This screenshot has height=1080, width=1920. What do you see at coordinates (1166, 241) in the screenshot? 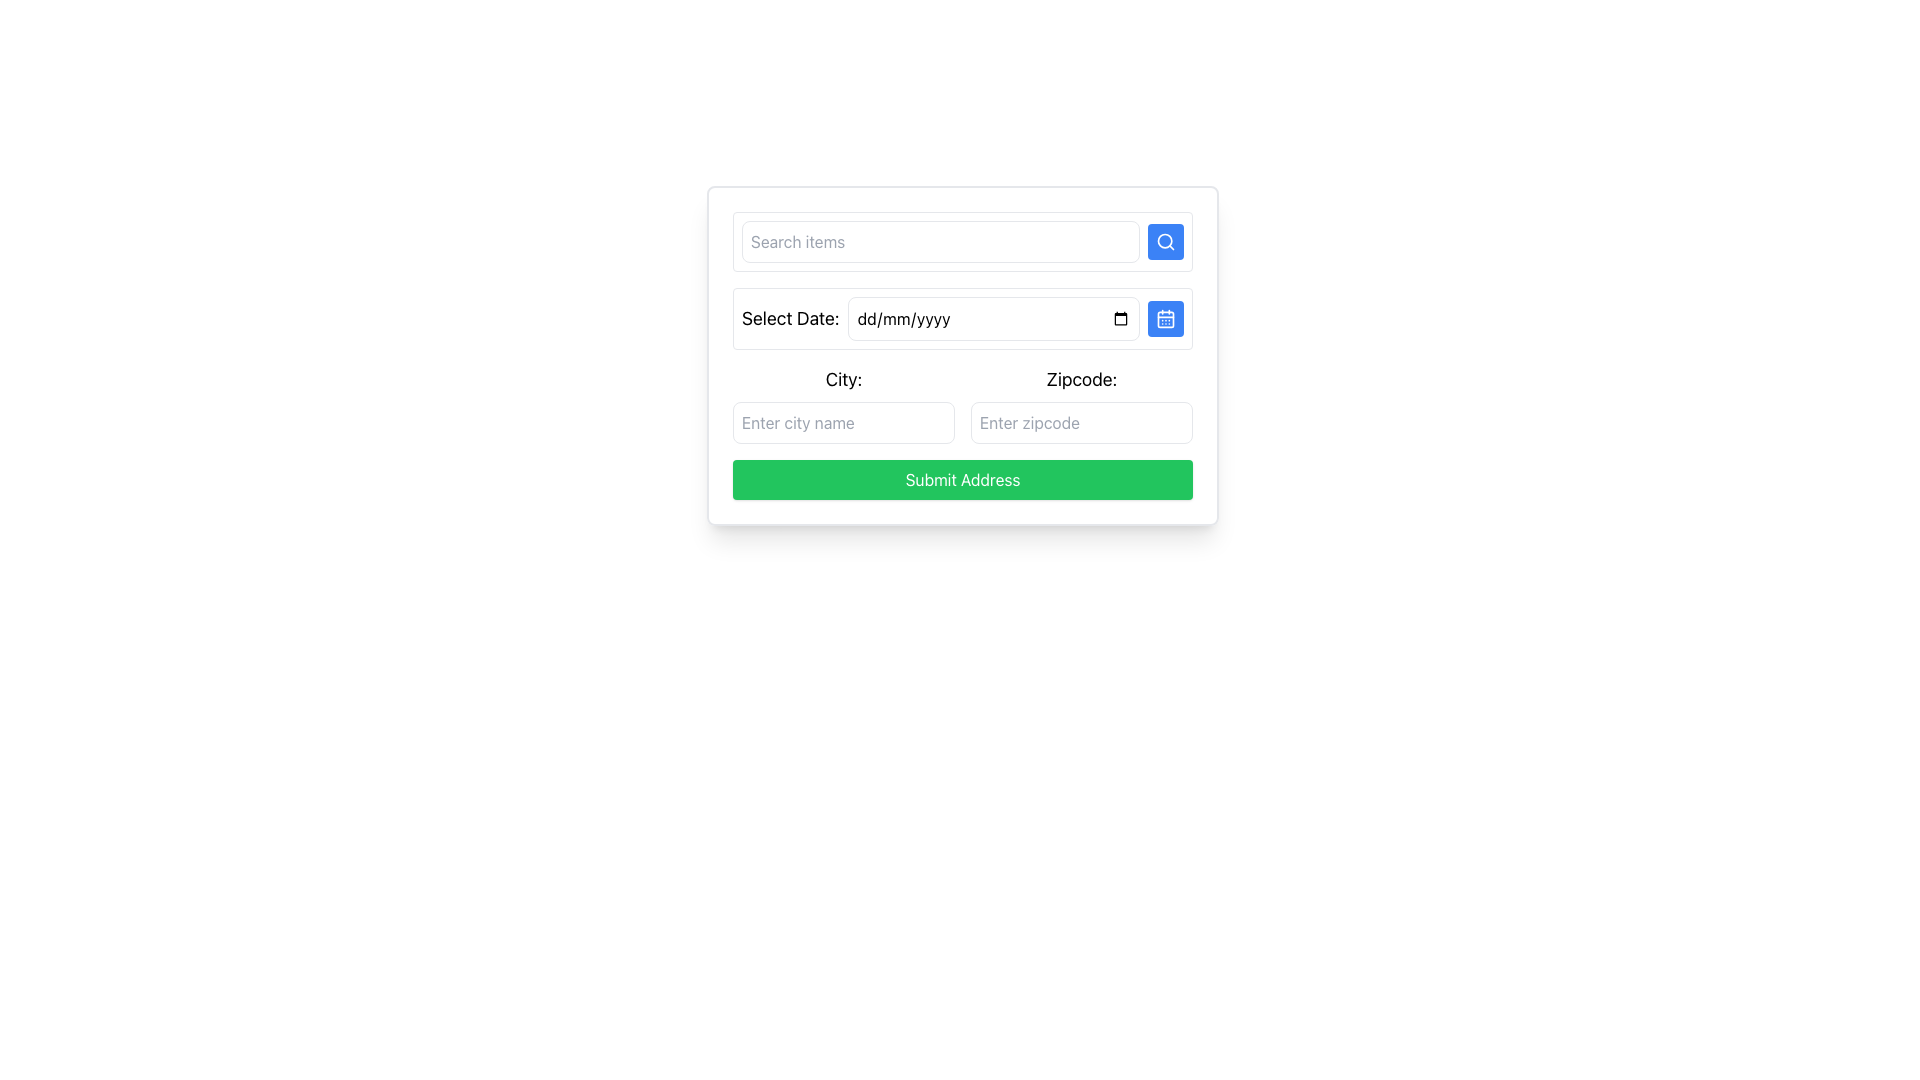
I see `the search button located at the end of the 'Search items' input field to initiate a search` at bounding box center [1166, 241].